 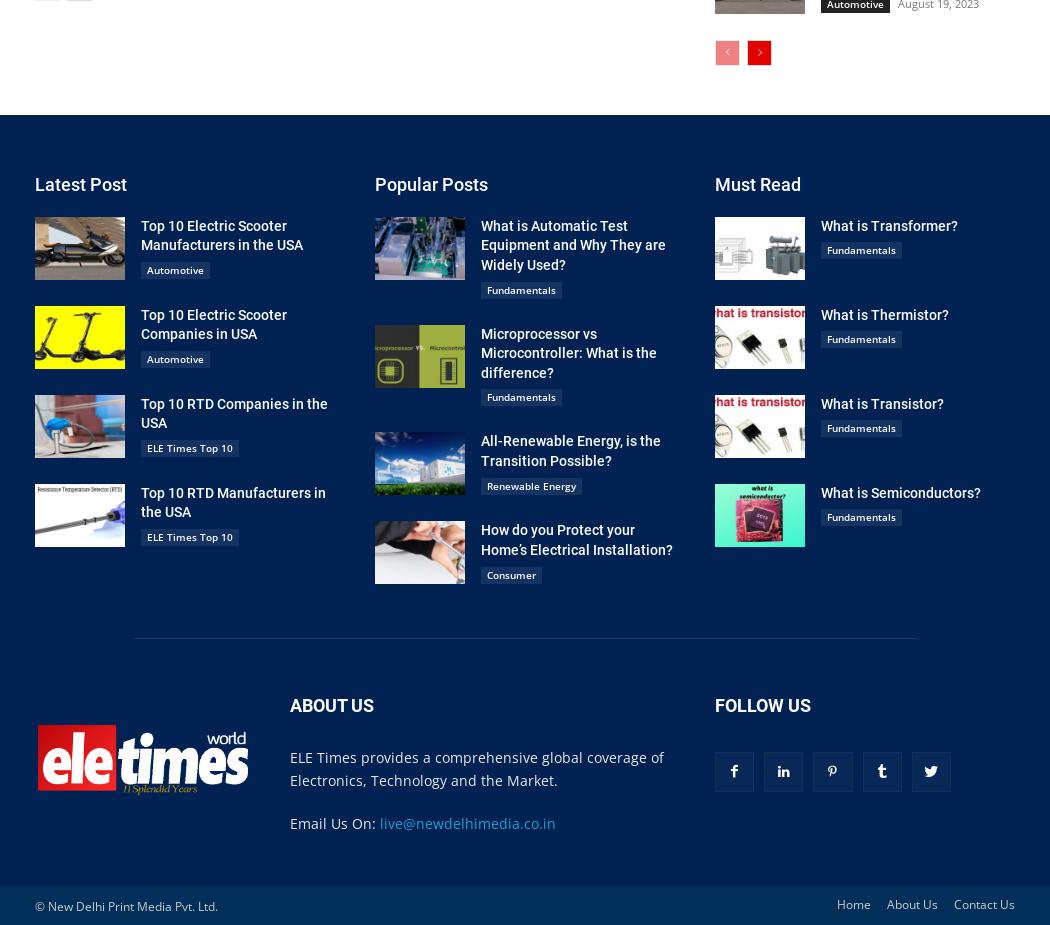 I want to click on 'FOLLOW US', so click(x=714, y=705).